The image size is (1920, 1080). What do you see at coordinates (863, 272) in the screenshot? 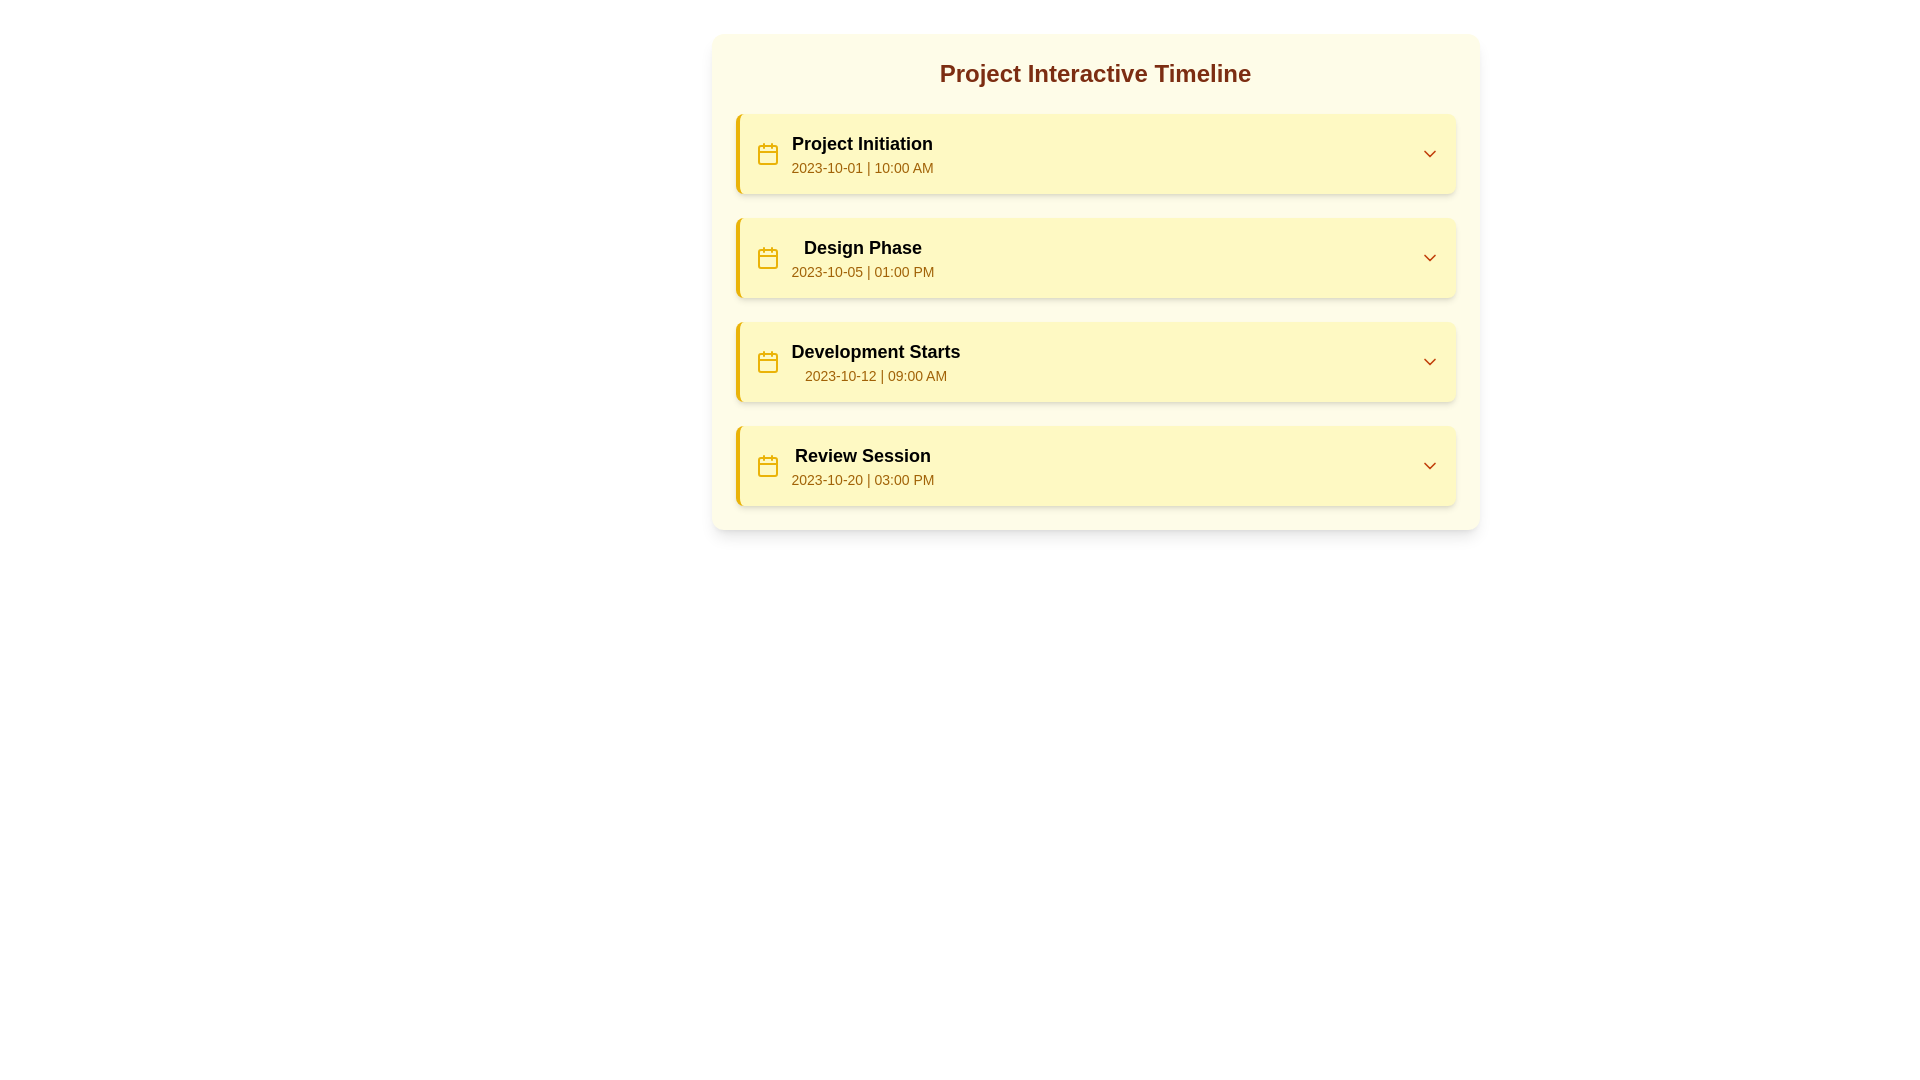
I see `the timestamp Text label associated with the 'Design Phase' milestone, located beneath the 'Design Phase' title in the second timeline entry` at bounding box center [863, 272].